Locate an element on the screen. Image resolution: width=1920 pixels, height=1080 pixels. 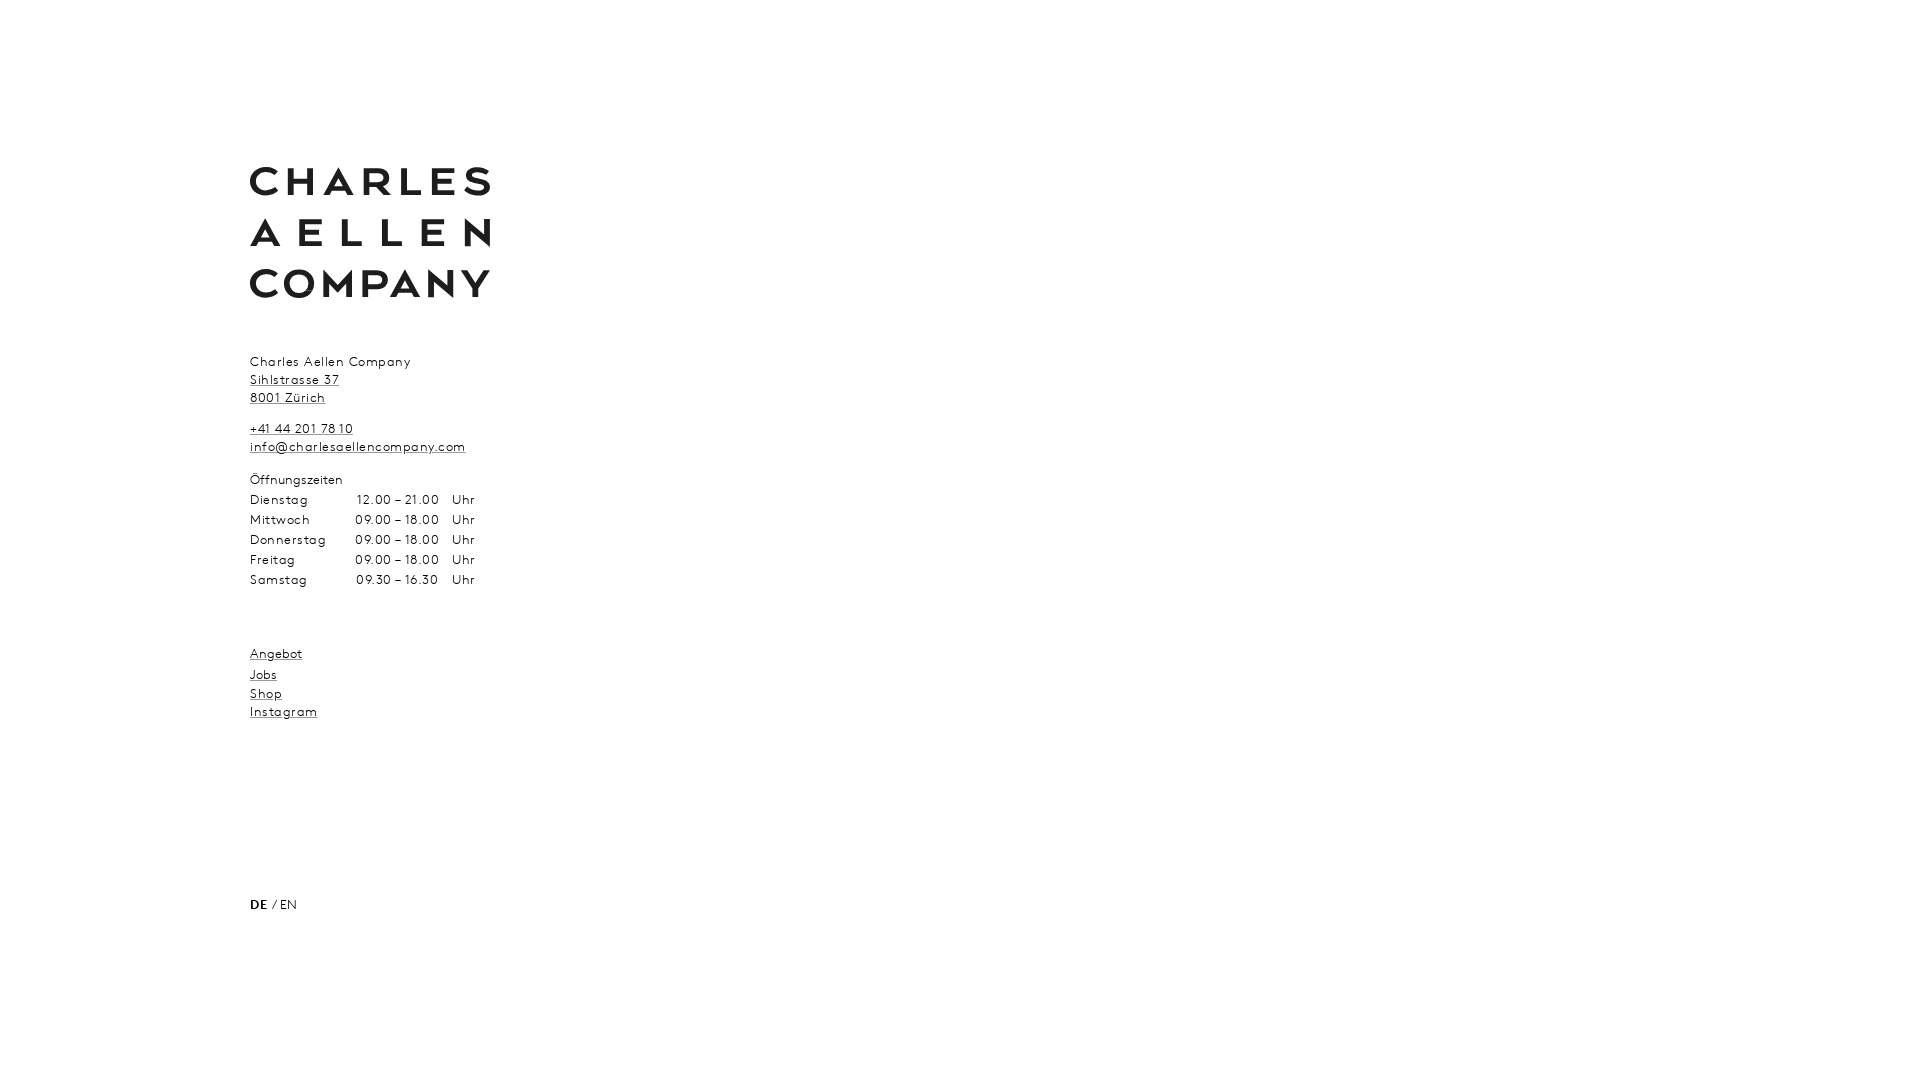
'EN' is located at coordinates (278, 903).